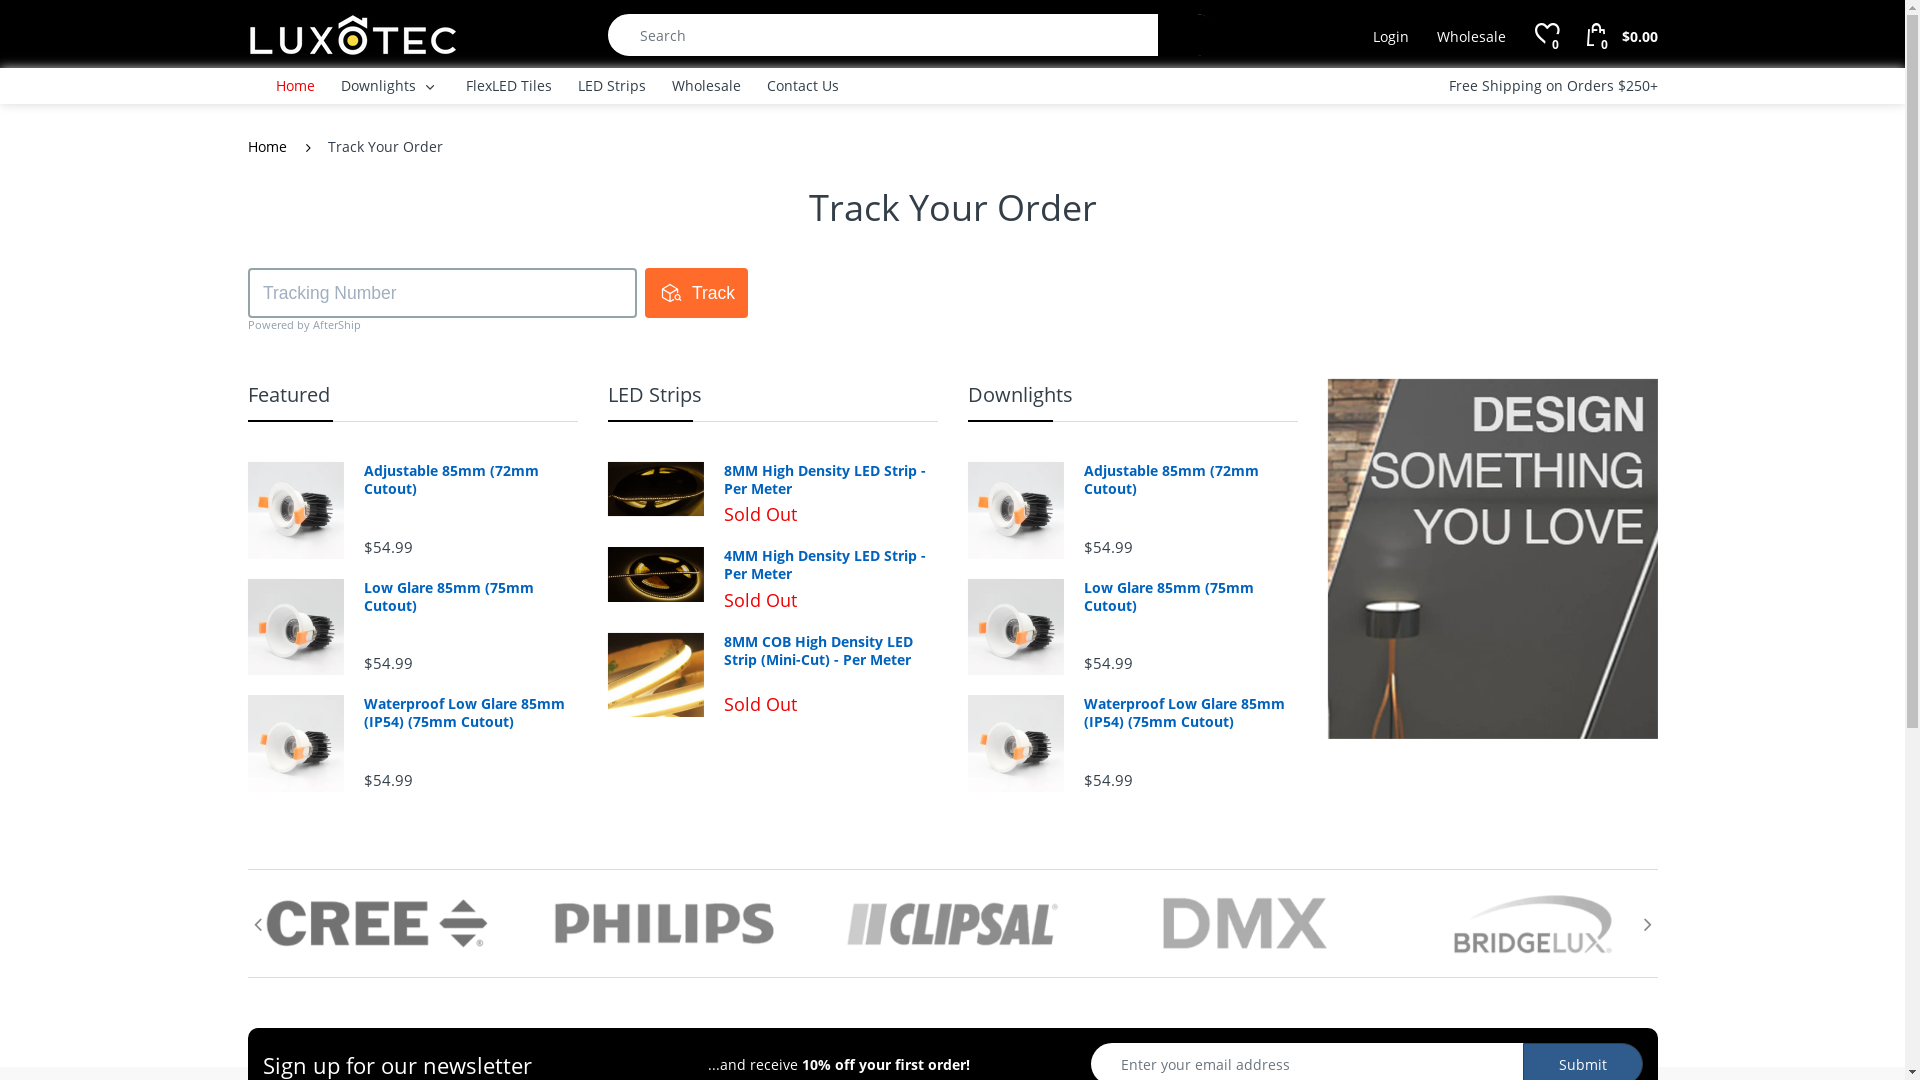 Image resolution: width=1920 pixels, height=1080 pixels. I want to click on 'Wholesale', so click(1471, 37).